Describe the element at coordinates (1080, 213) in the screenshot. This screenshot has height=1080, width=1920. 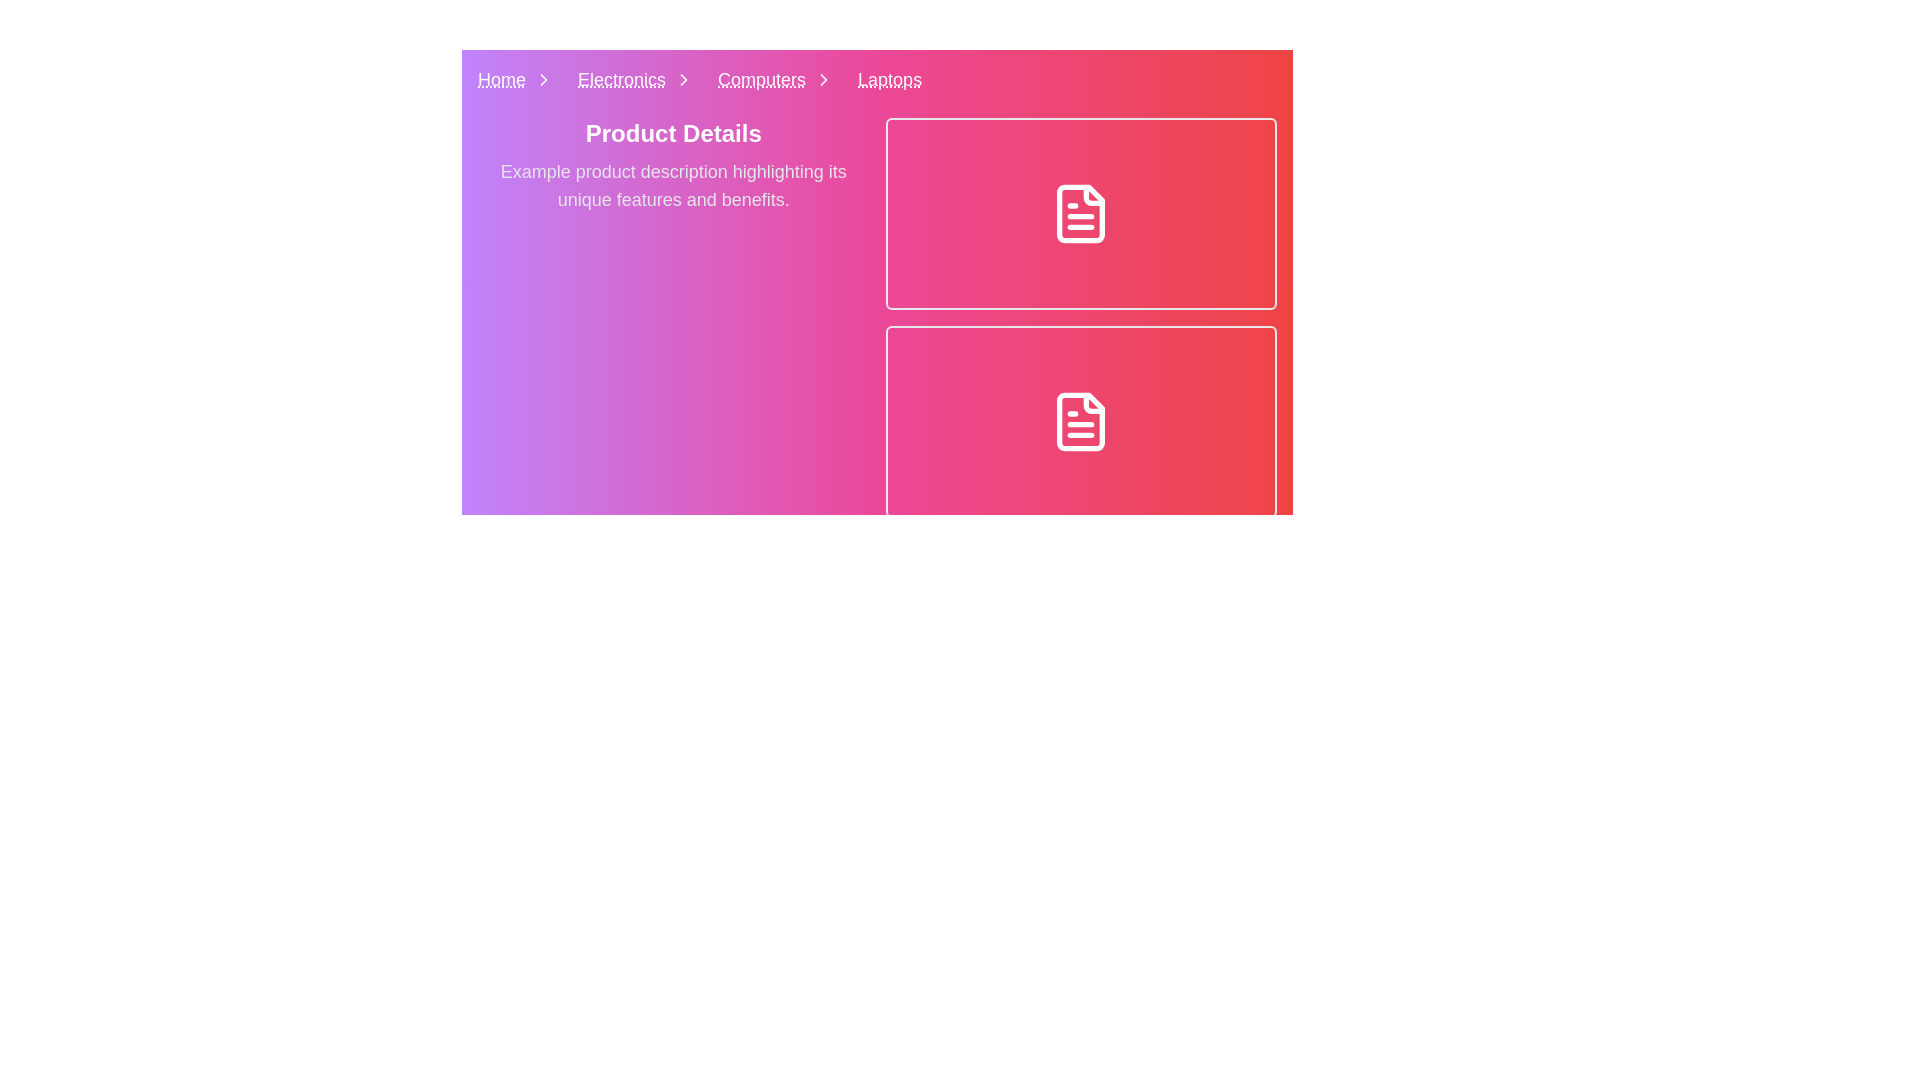
I see `the document icon located in the upper rectangle of the center-right section of the interface, which has a white stroke appearance over a gradient background` at that location.